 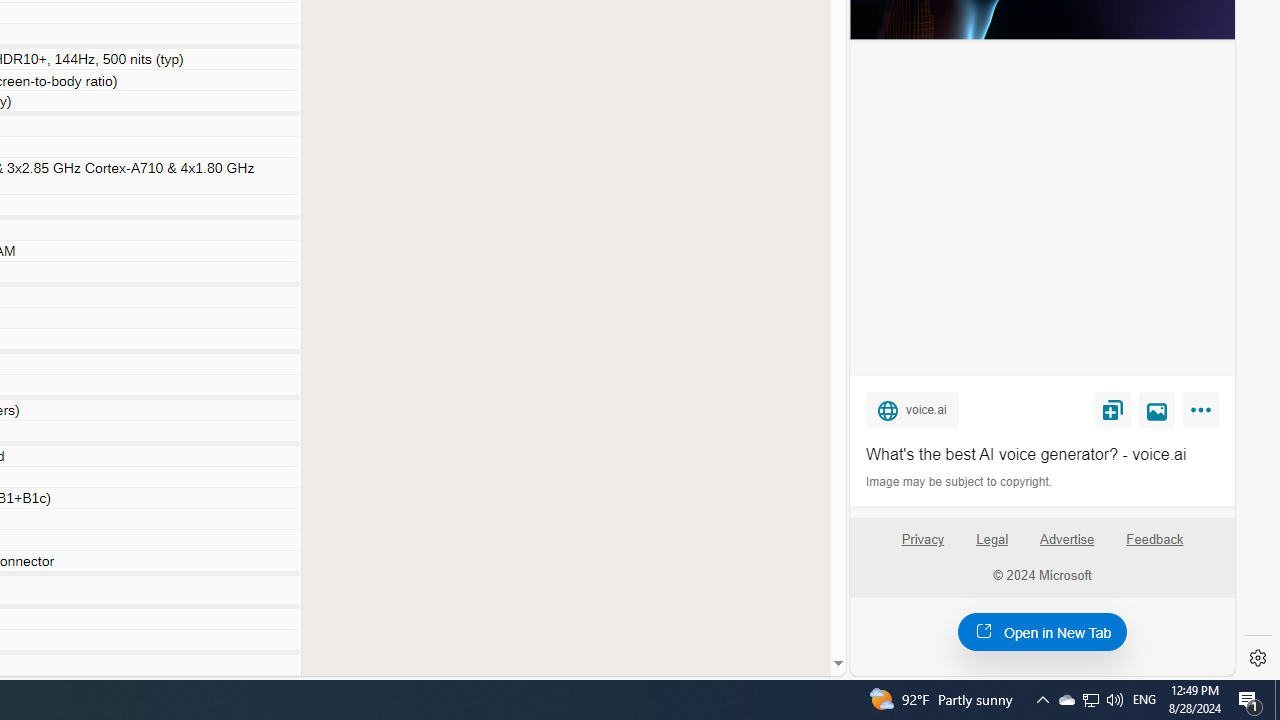 I want to click on 'View image', so click(x=1157, y=408).